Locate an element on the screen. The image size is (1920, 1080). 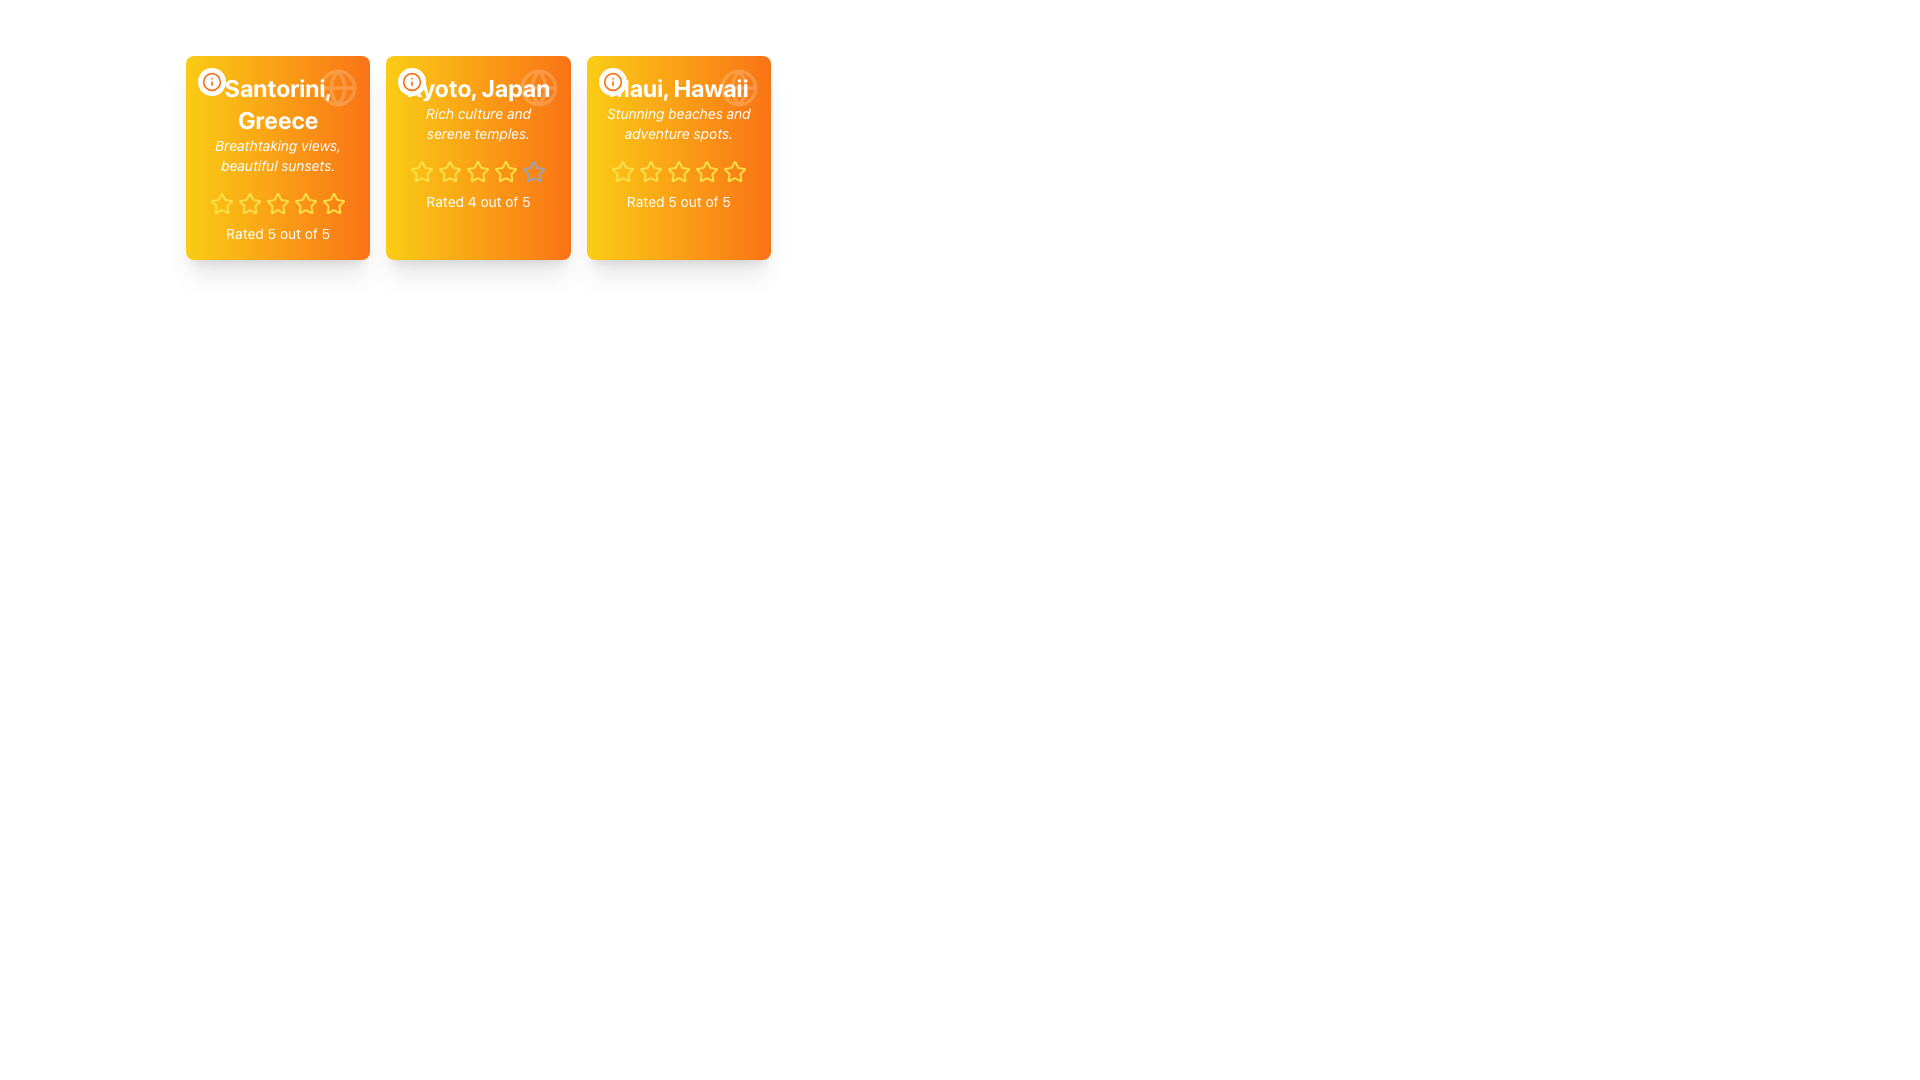
the Text Label that displays the rating information for the associated item, located below the row of star icons in the leftmost card is located at coordinates (277, 233).